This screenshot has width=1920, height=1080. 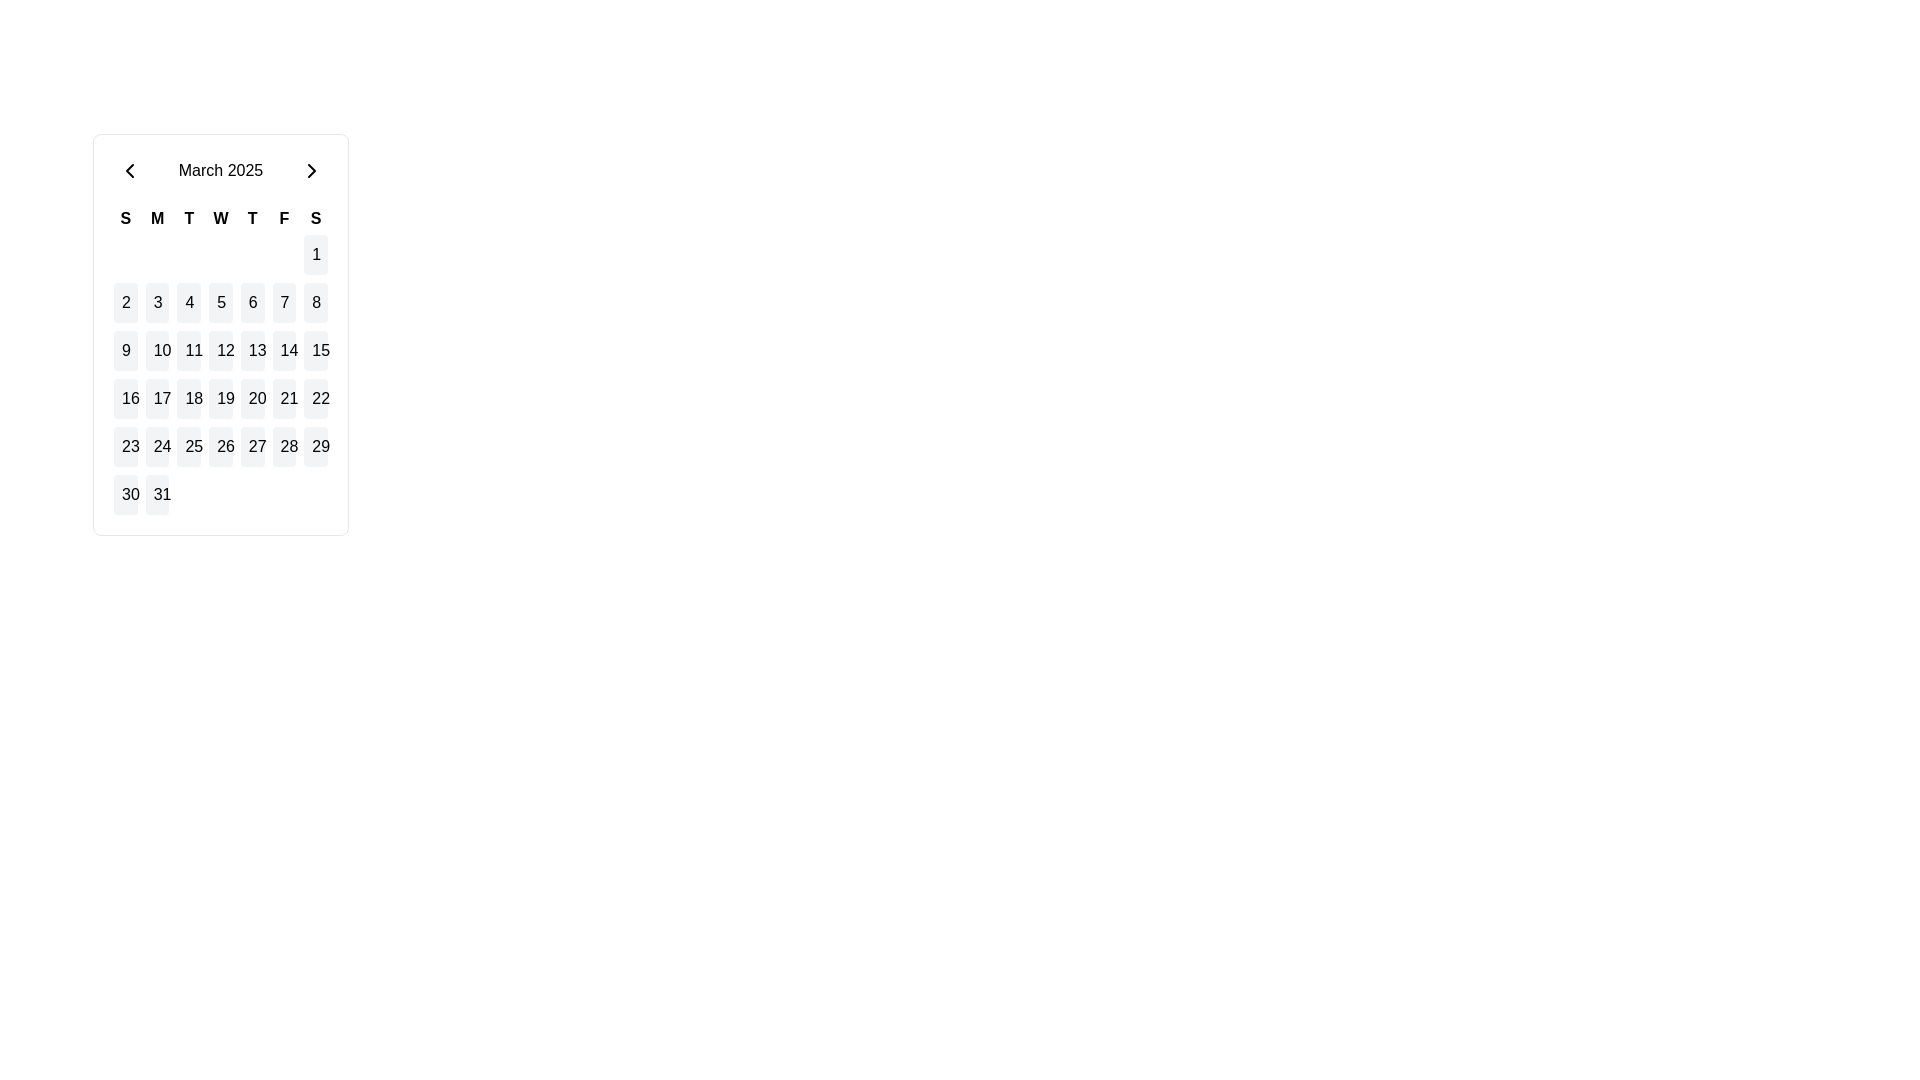 I want to click on the calendar date button displaying the number '15', which is styled with rounded corners and a light gray background, so click(x=315, y=350).